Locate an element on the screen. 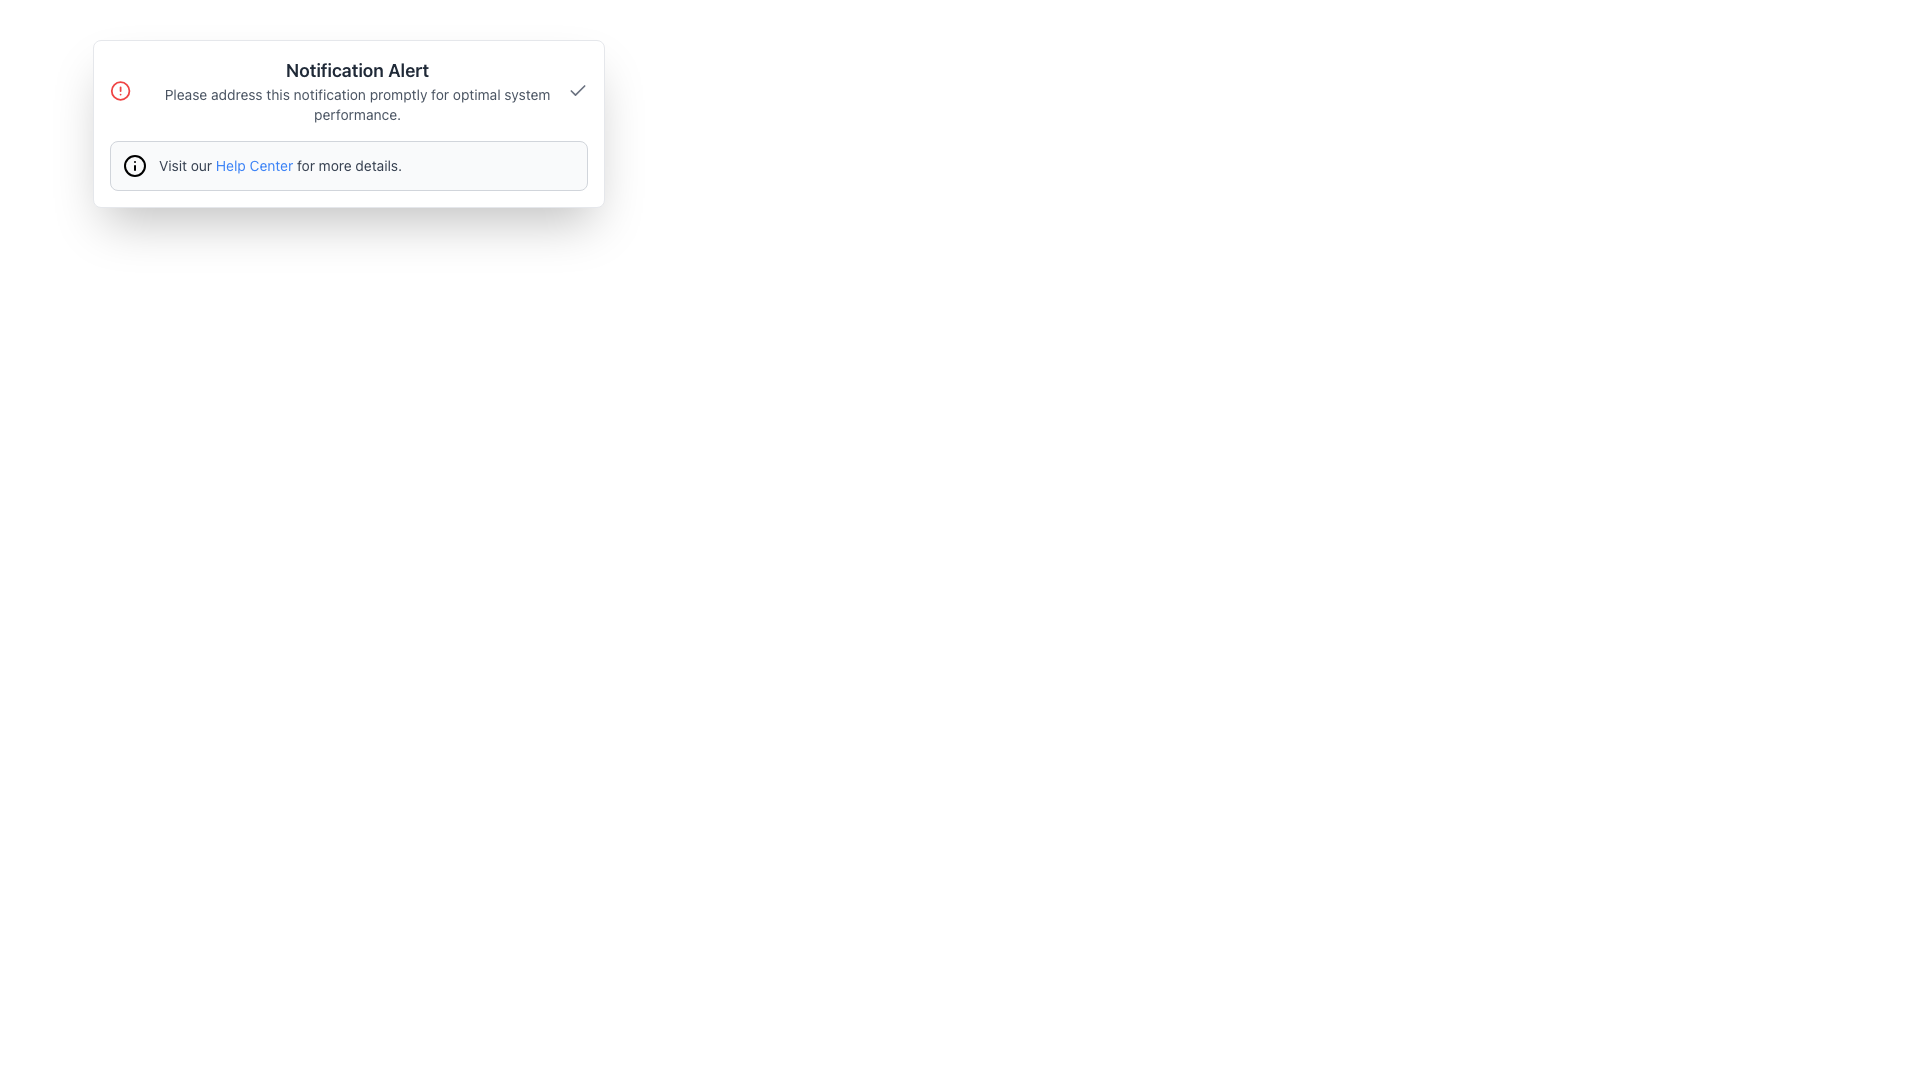  the 'Help Center' hyperlink in the Informational Box with a light gray background, rounded corners, and a black information icon on the left is located at coordinates (349, 164).